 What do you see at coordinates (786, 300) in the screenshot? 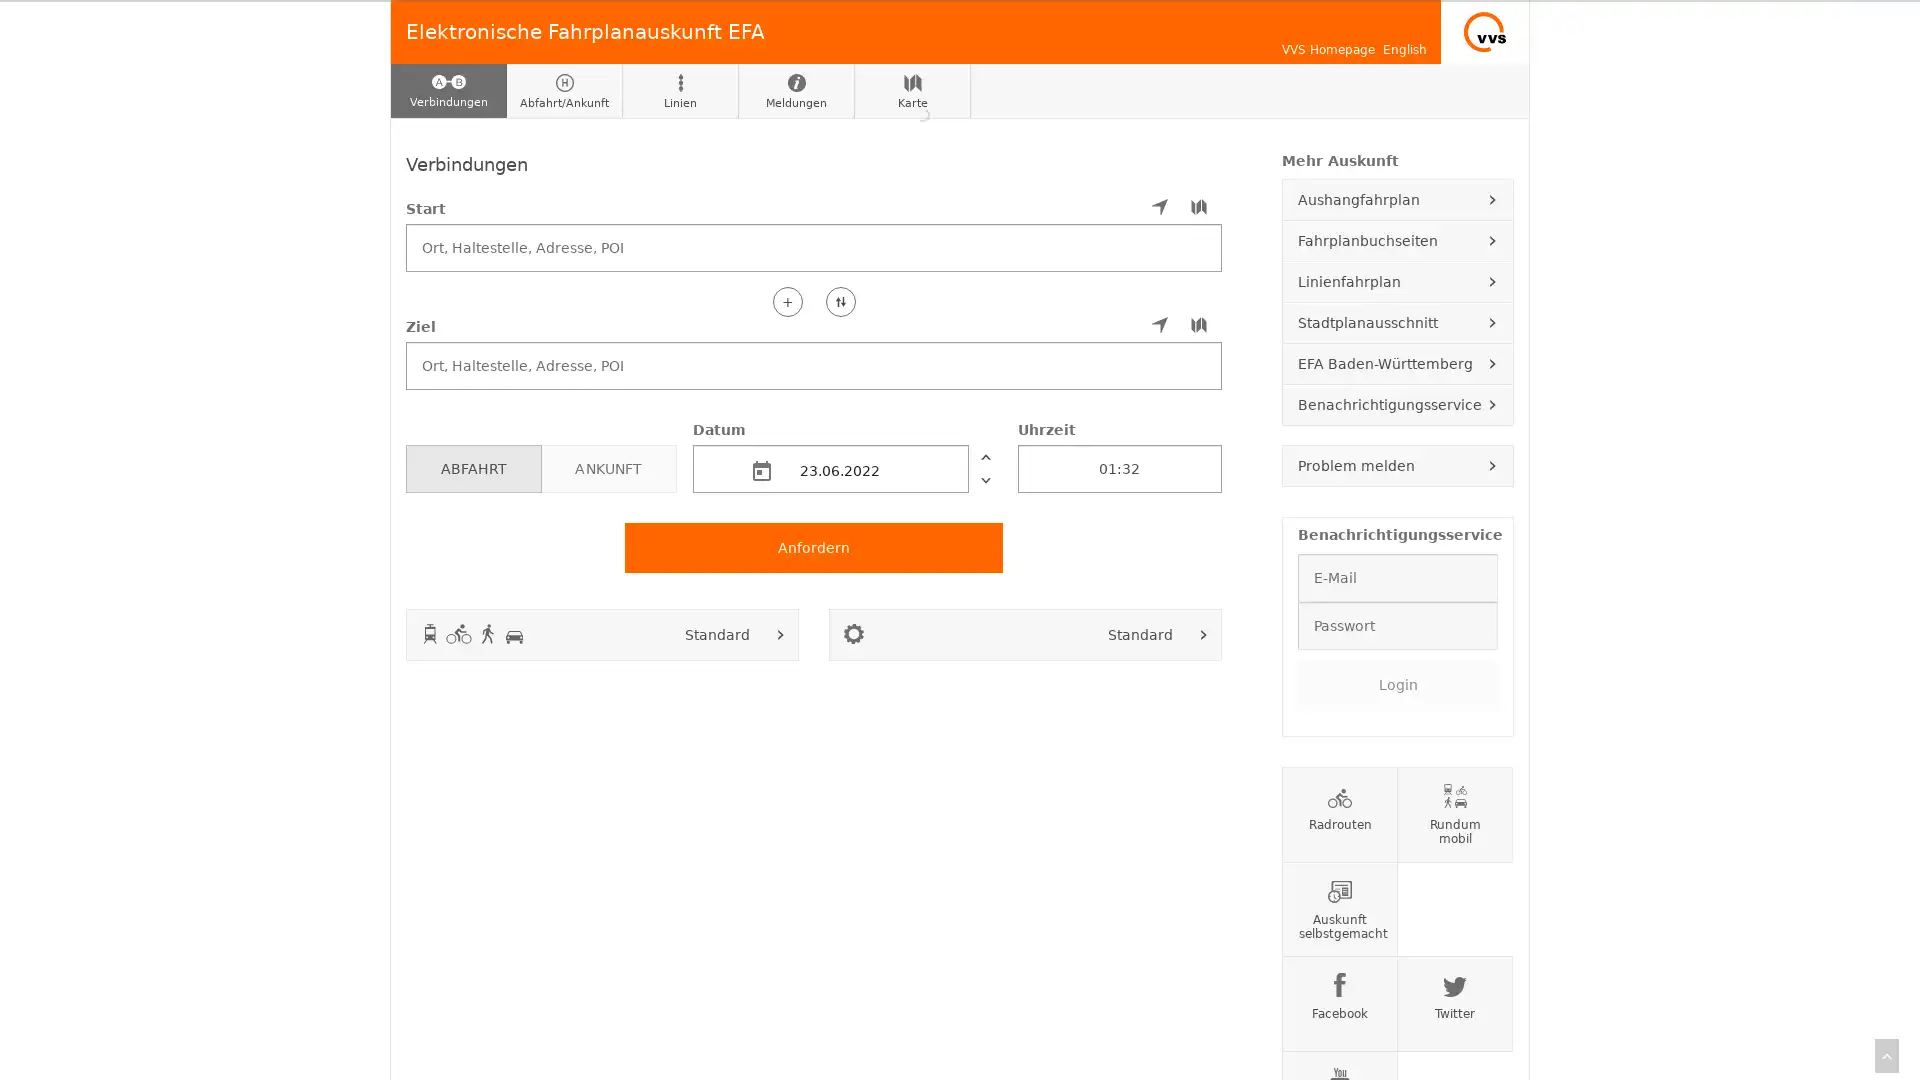
I see `+` at bounding box center [786, 300].